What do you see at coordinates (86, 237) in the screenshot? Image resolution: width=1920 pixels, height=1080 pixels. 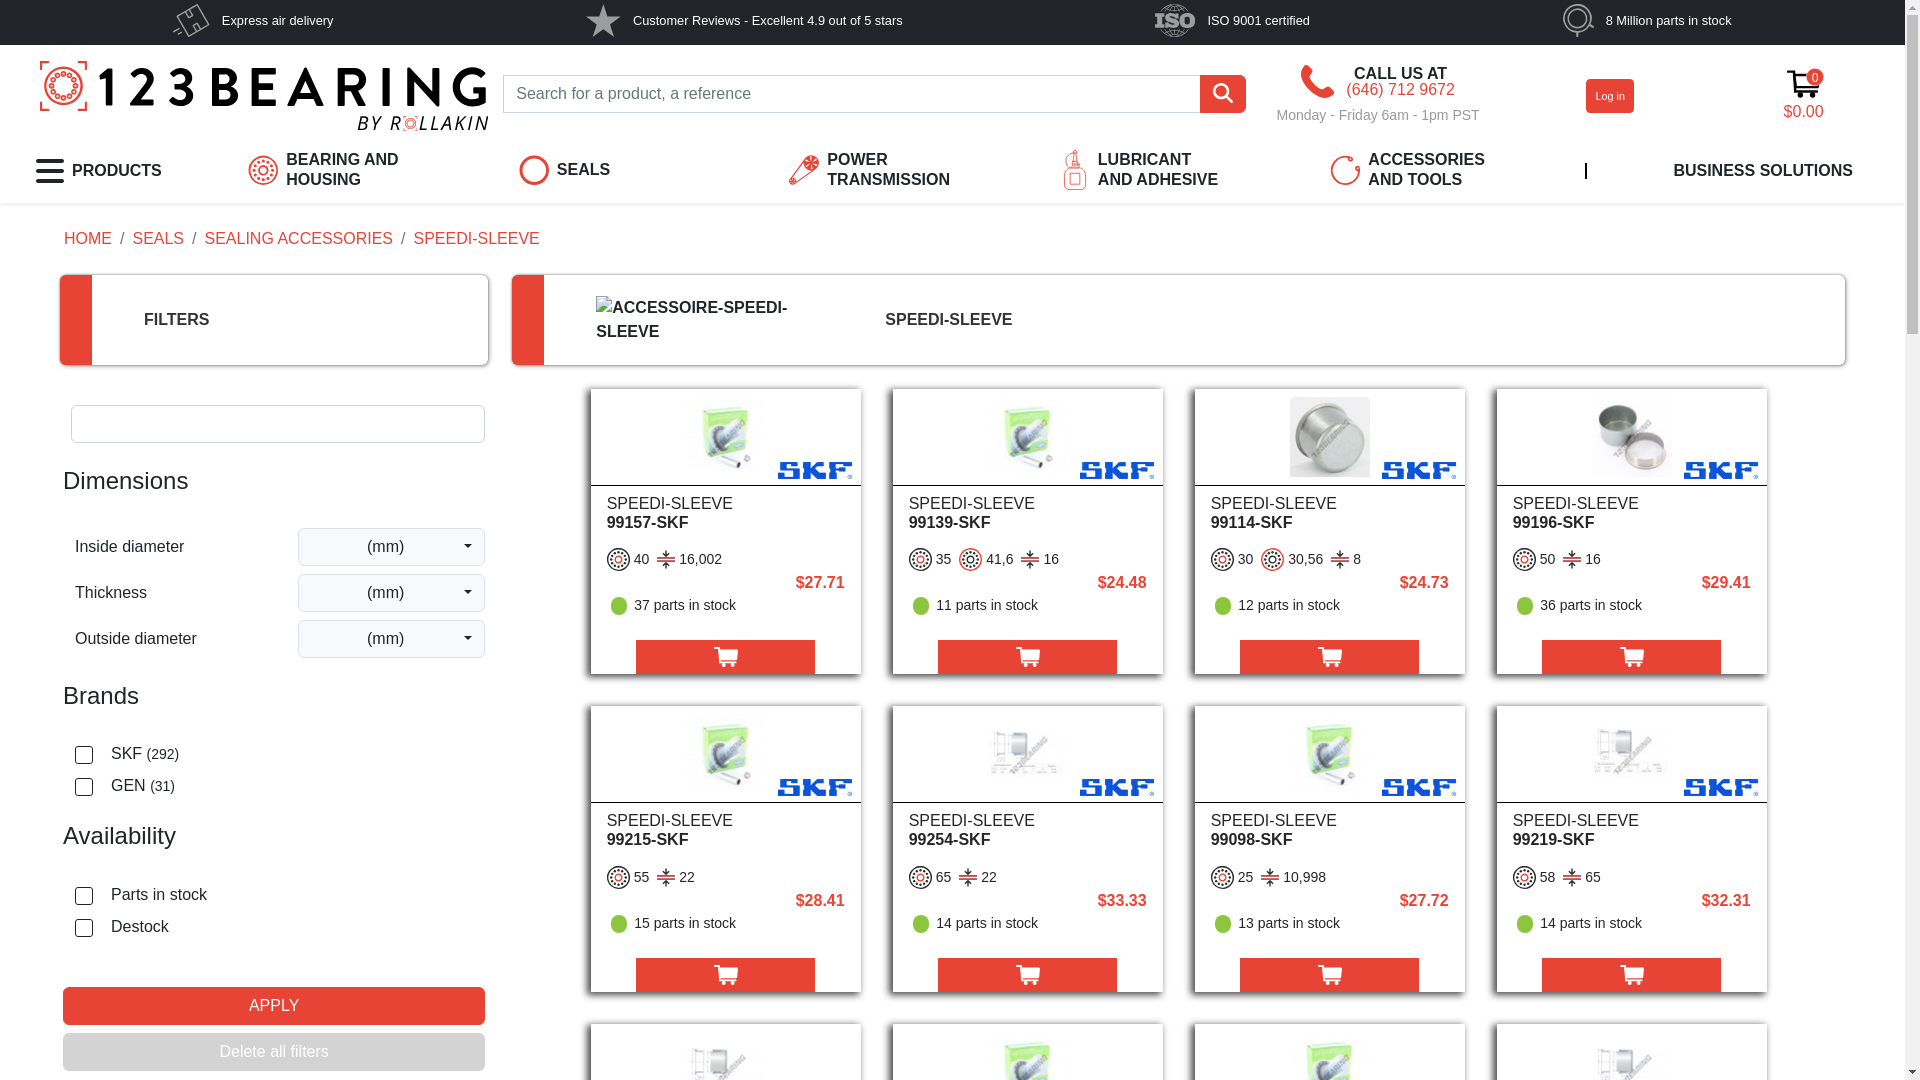 I see `'HOME'` at bounding box center [86, 237].